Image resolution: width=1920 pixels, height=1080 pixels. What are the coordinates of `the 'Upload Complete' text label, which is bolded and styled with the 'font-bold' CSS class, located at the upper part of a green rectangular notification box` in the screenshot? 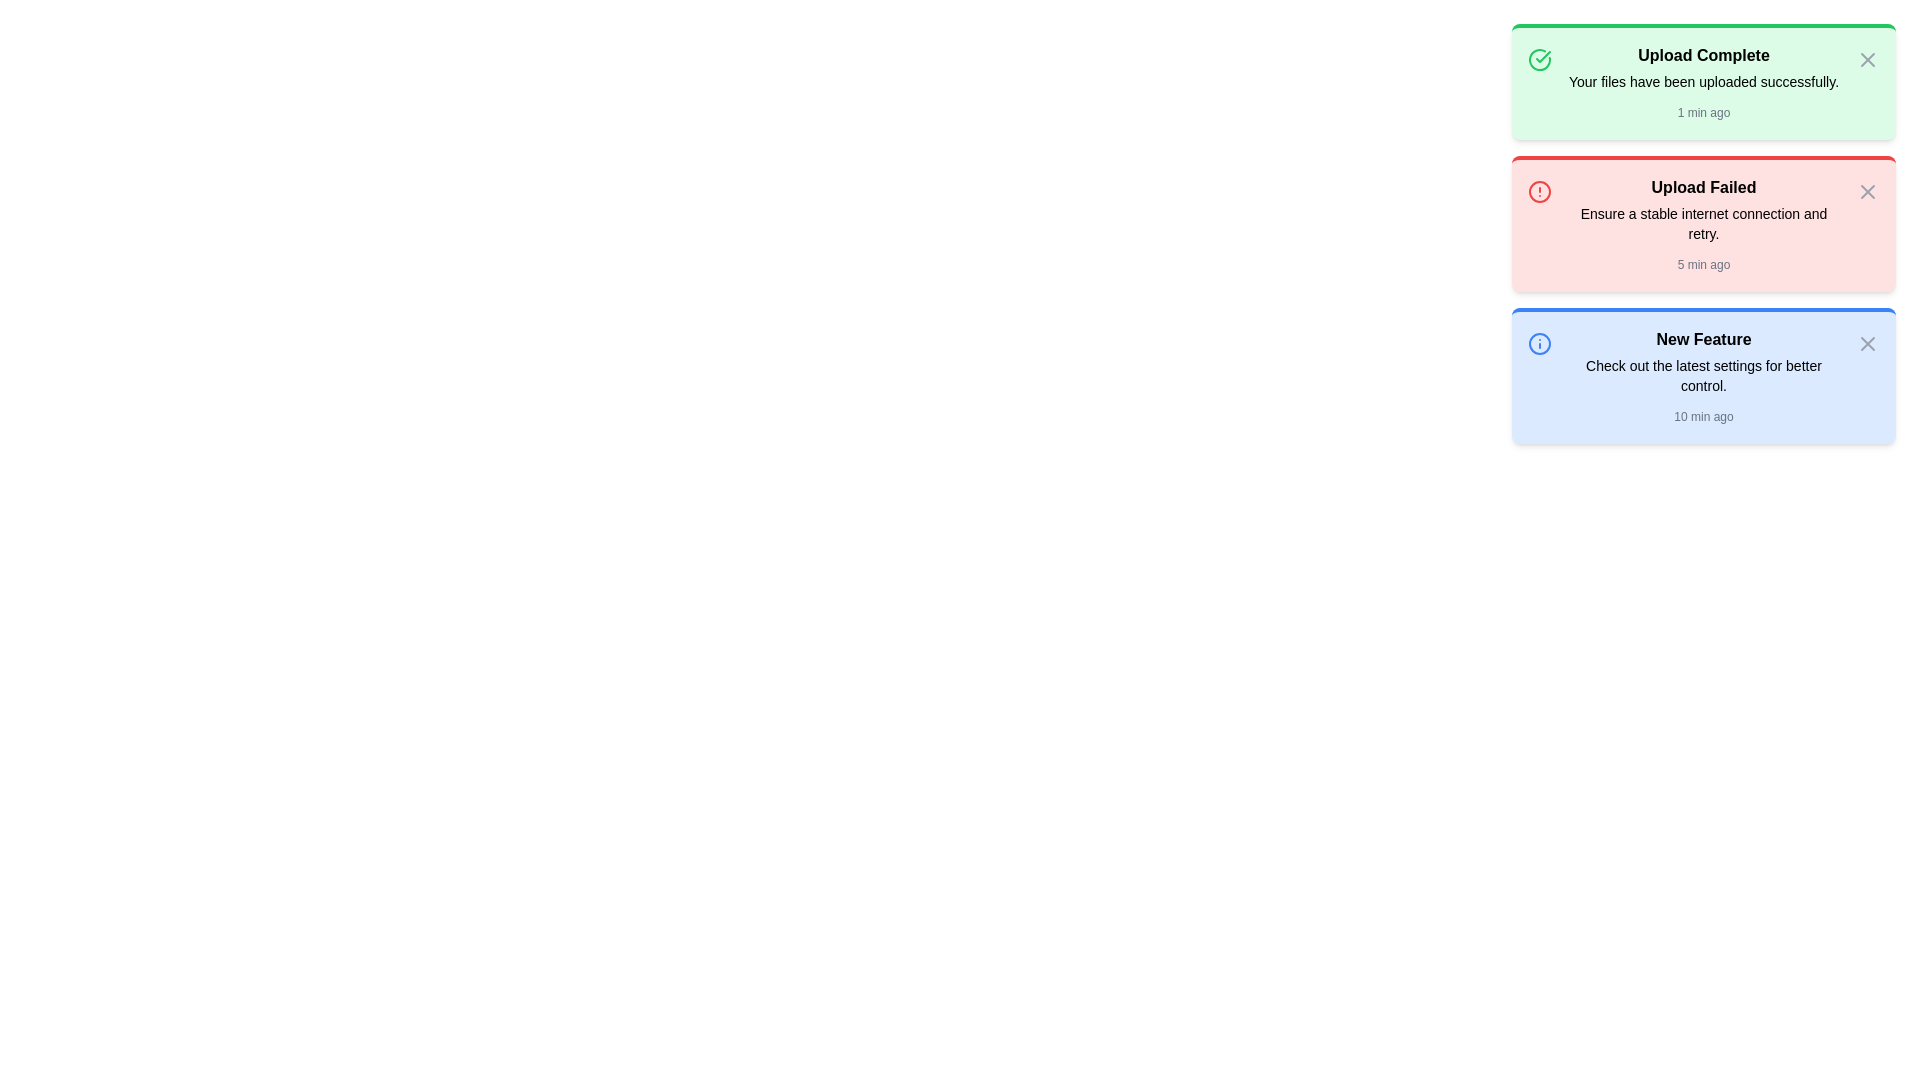 It's located at (1703, 55).